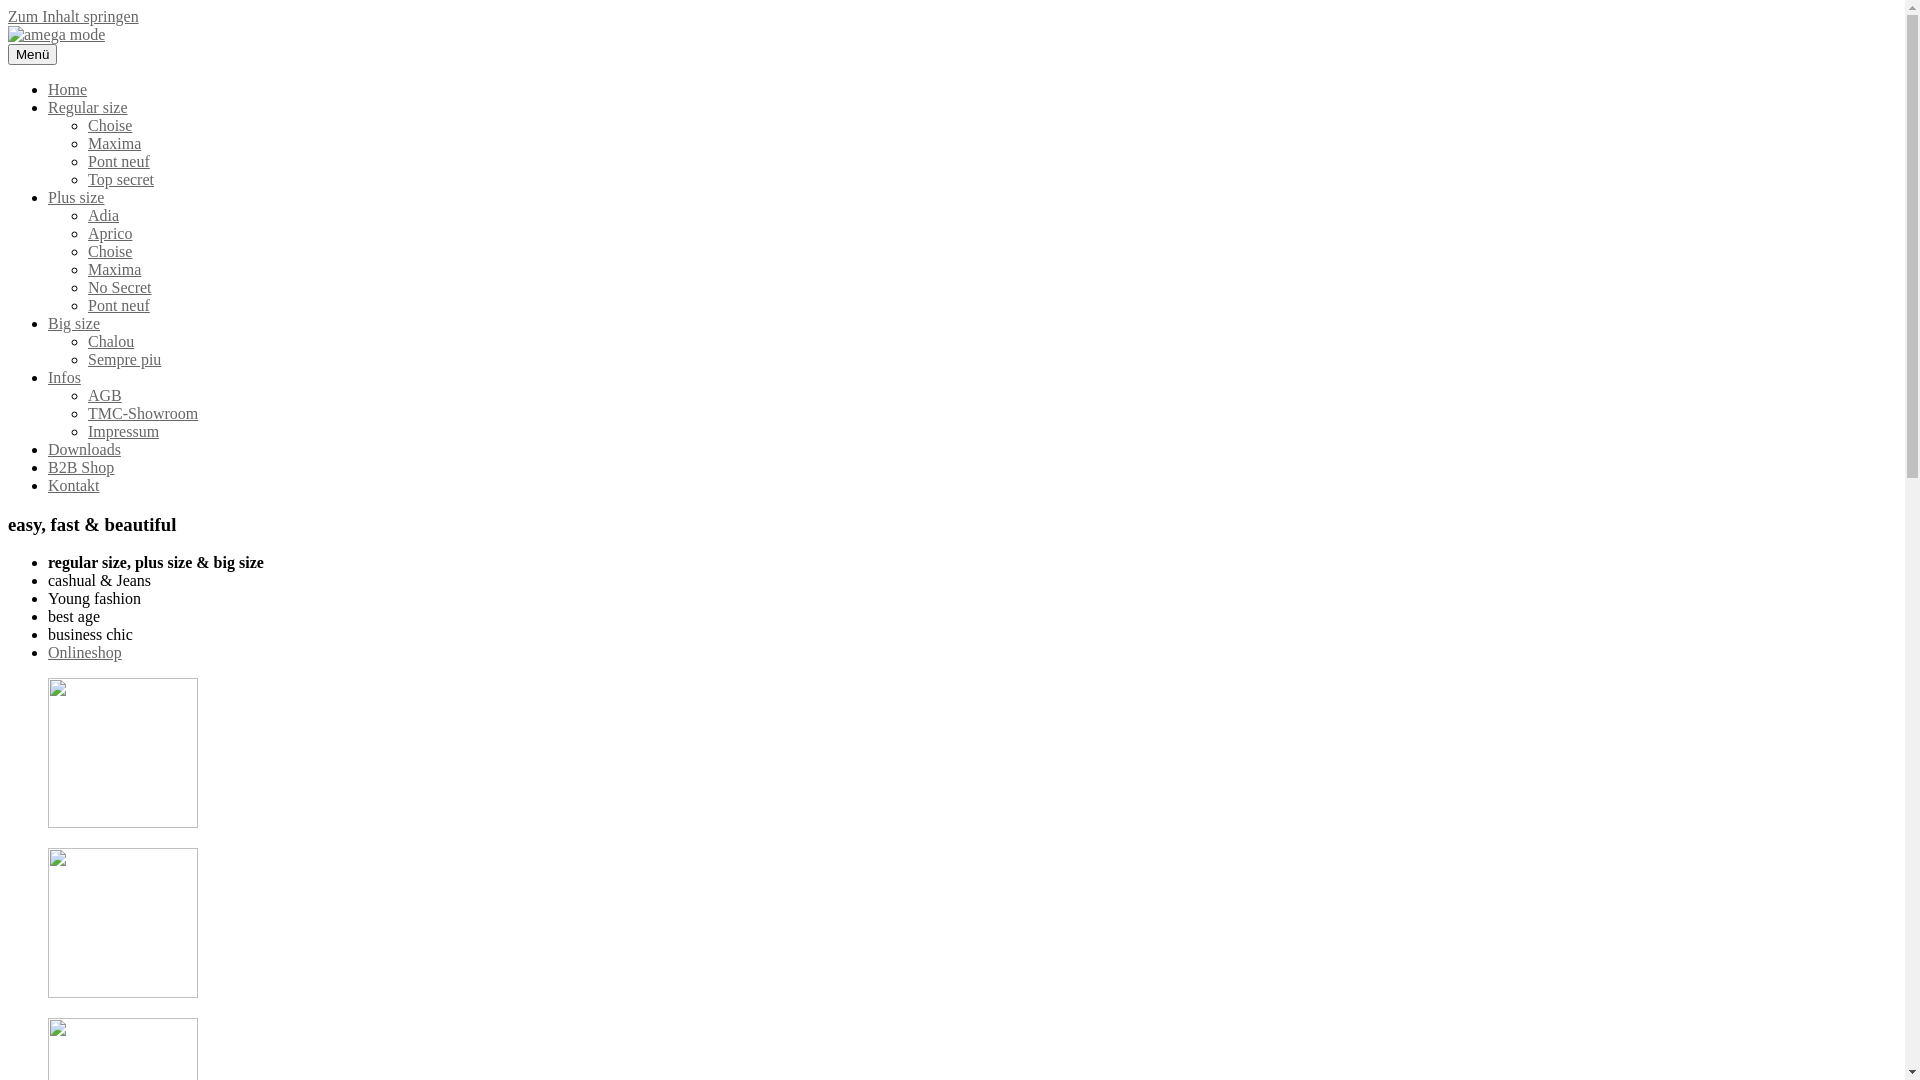 The height and width of the screenshot is (1080, 1920). What do you see at coordinates (48, 377) in the screenshot?
I see `'Infos'` at bounding box center [48, 377].